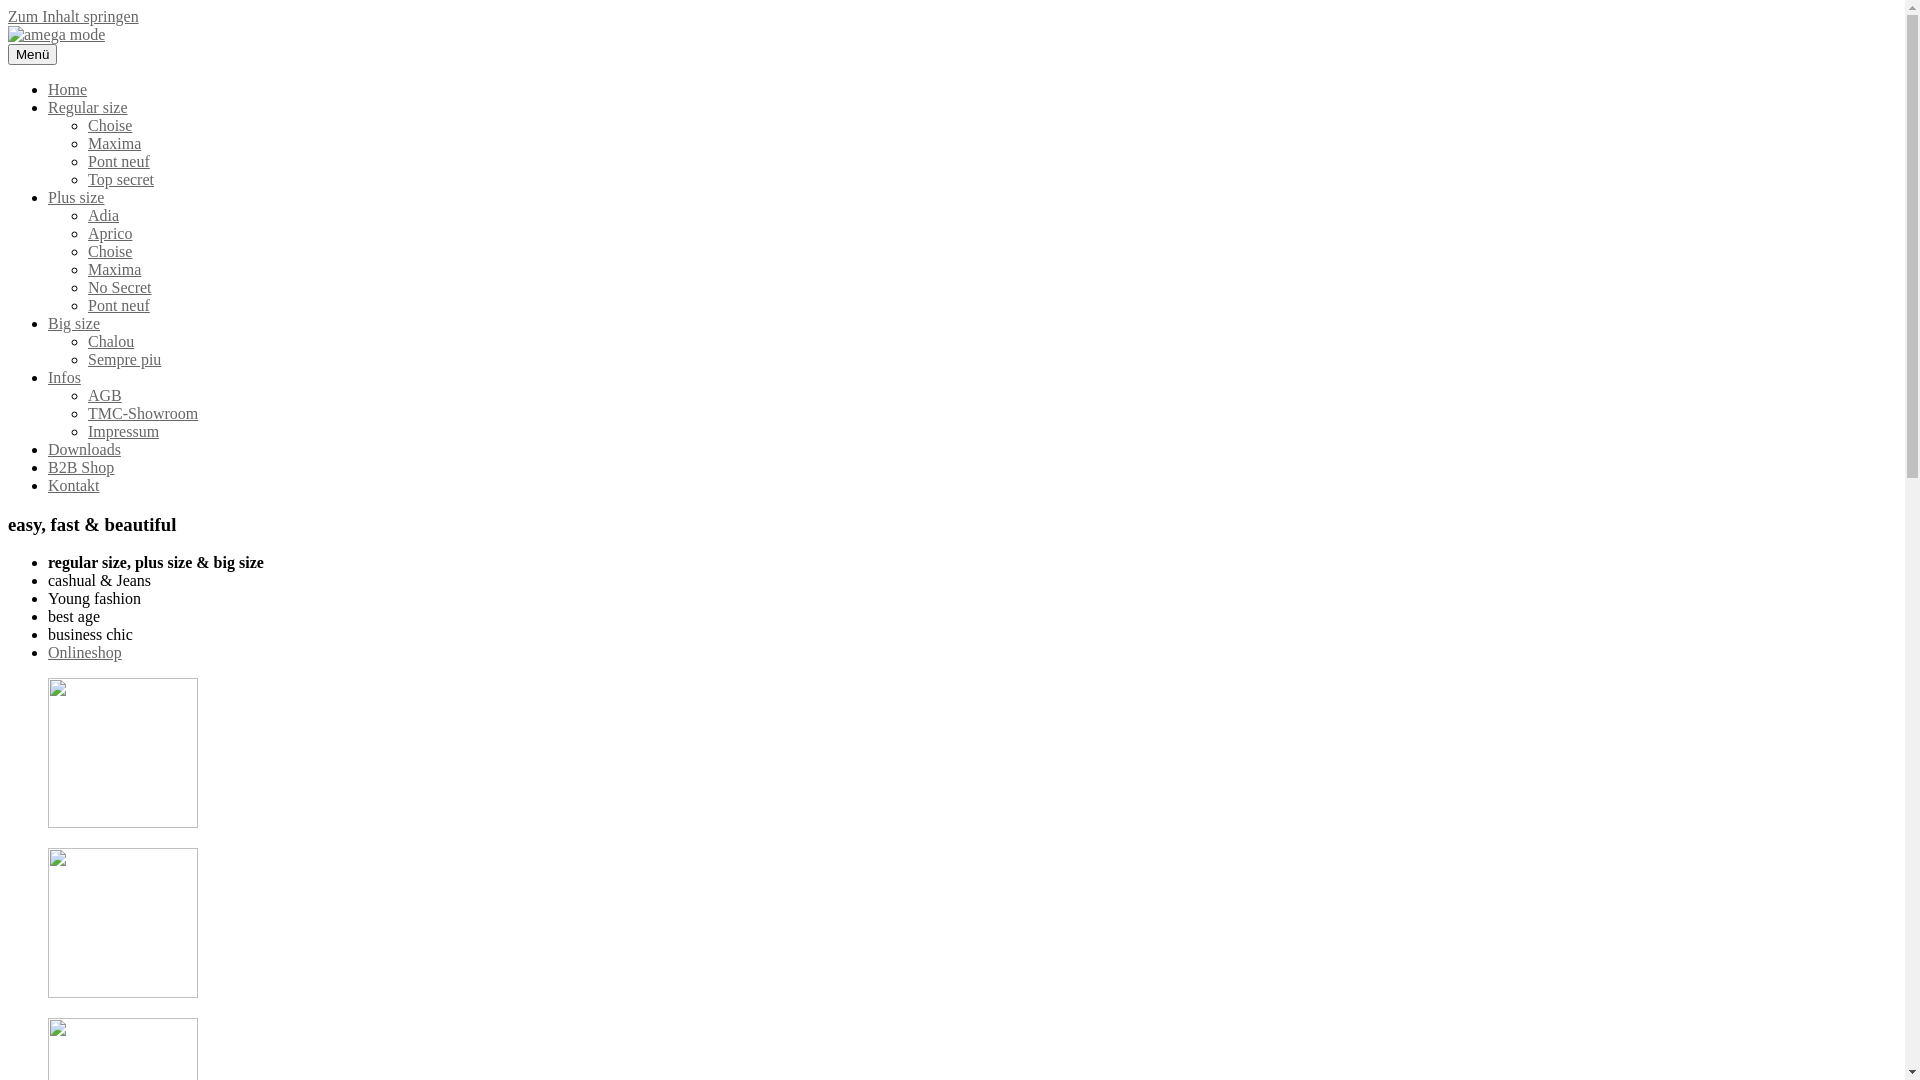 The height and width of the screenshot is (1080, 1920). What do you see at coordinates (48, 377) in the screenshot?
I see `'Infos'` at bounding box center [48, 377].